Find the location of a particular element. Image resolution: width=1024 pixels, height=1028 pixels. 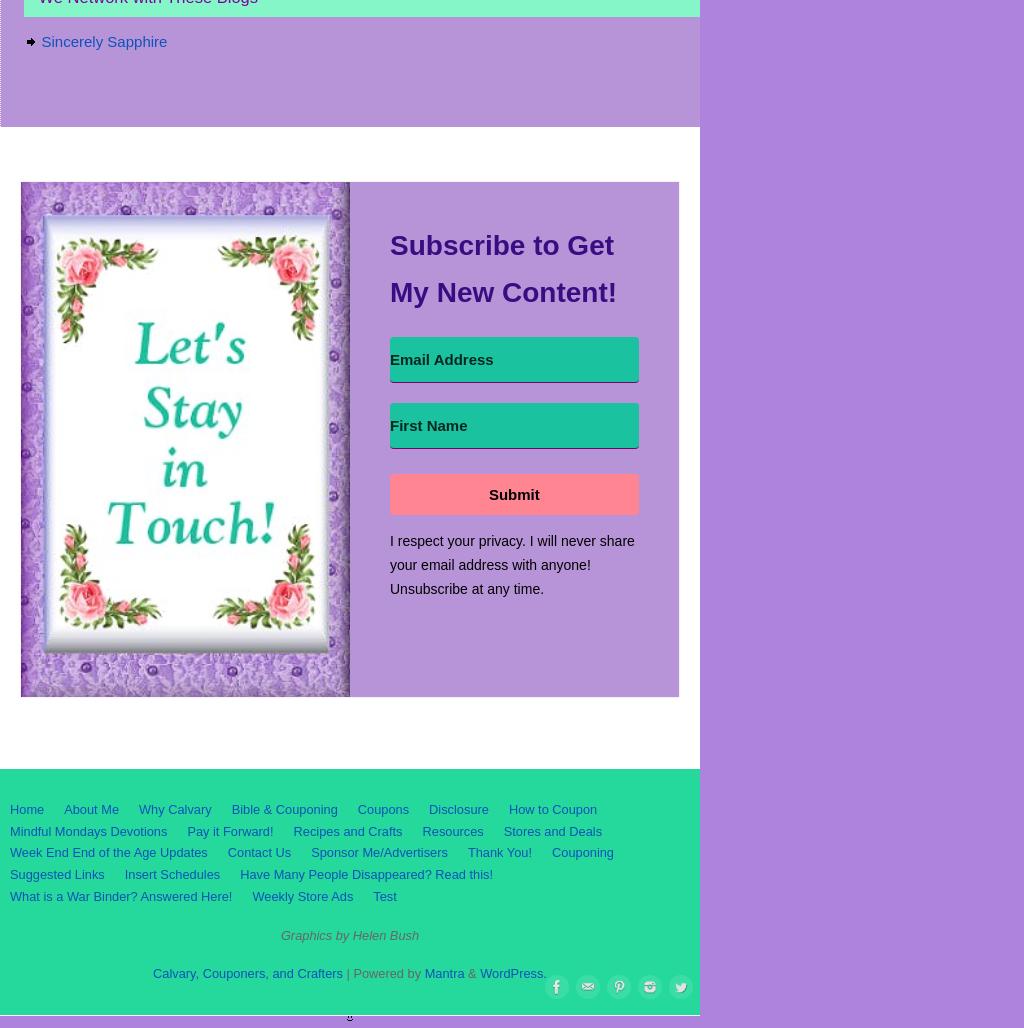

'Subscribe by Email for New Content' is located at coordinates (152, 162).